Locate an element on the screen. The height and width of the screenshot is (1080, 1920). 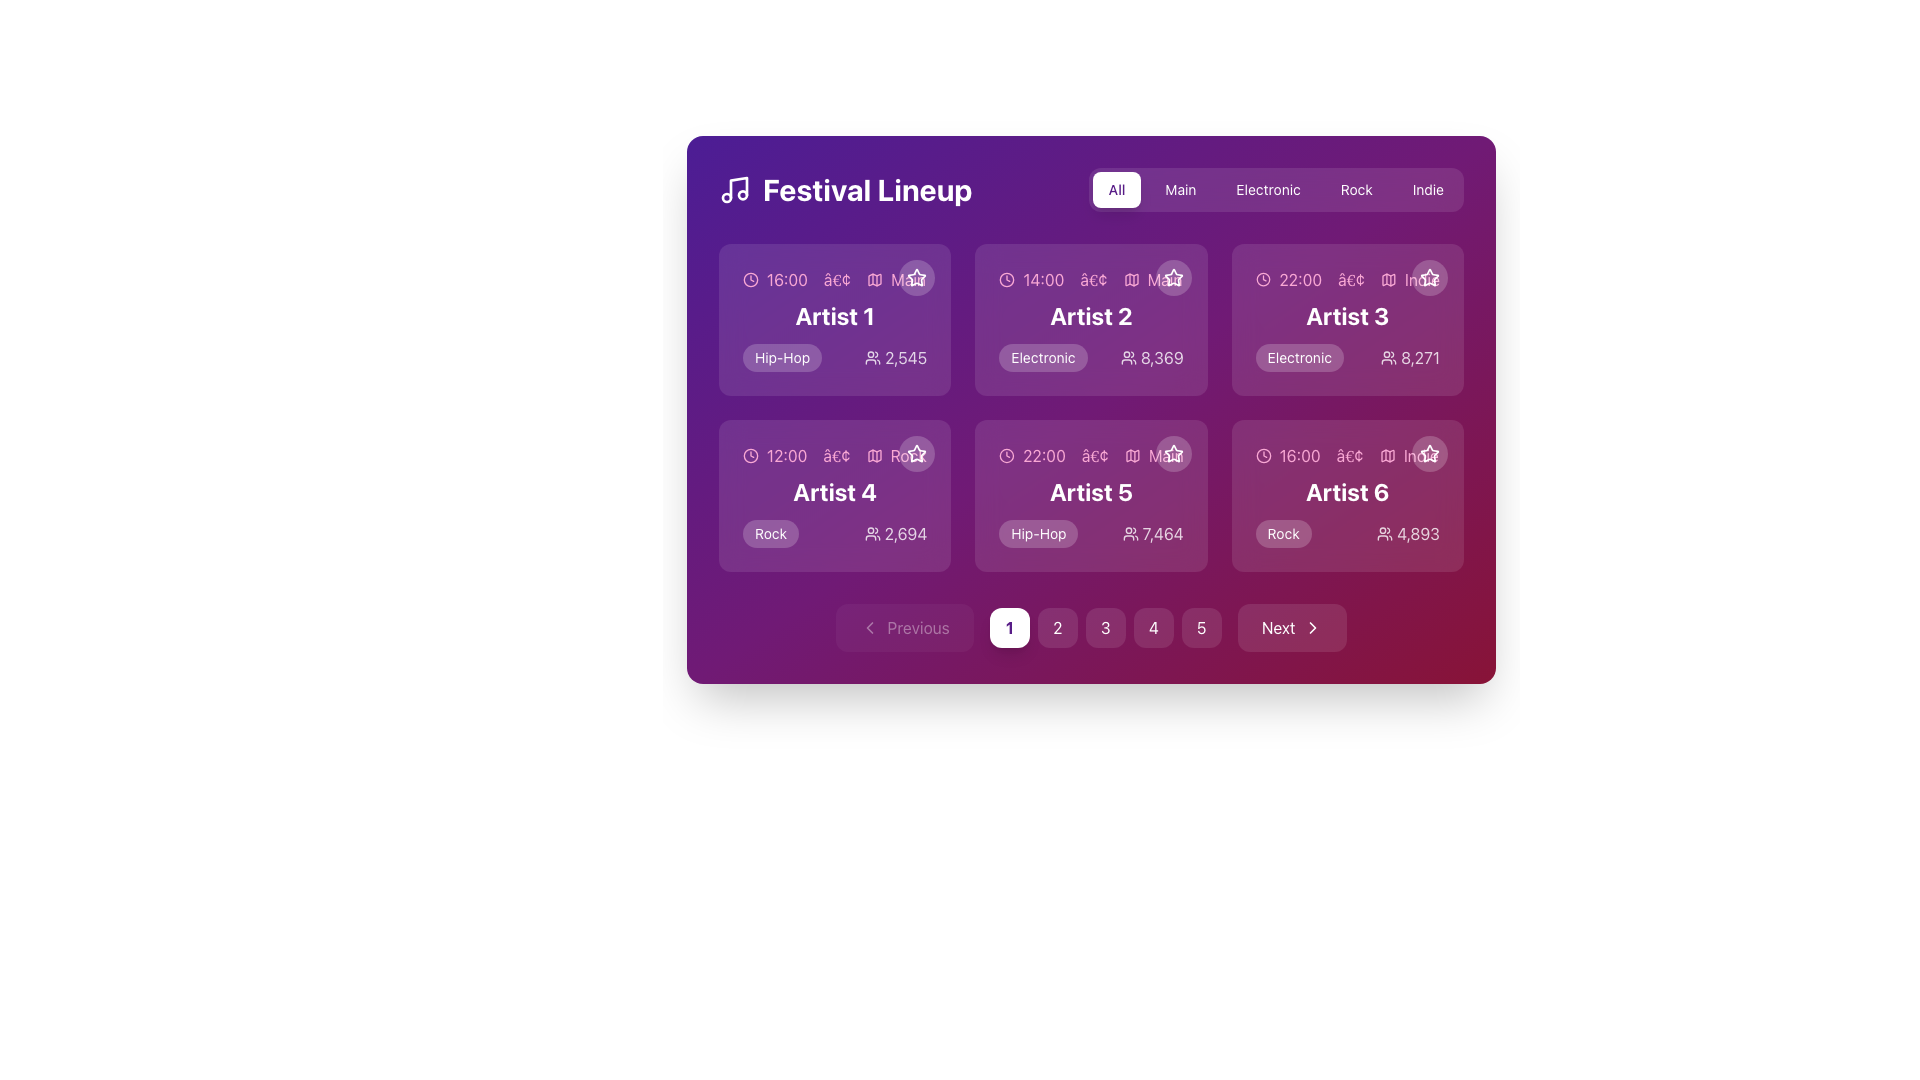
the map-related icon located in the card displaying 'Artist 2' in the second column of the top row is located at coordinates (1131, 280).